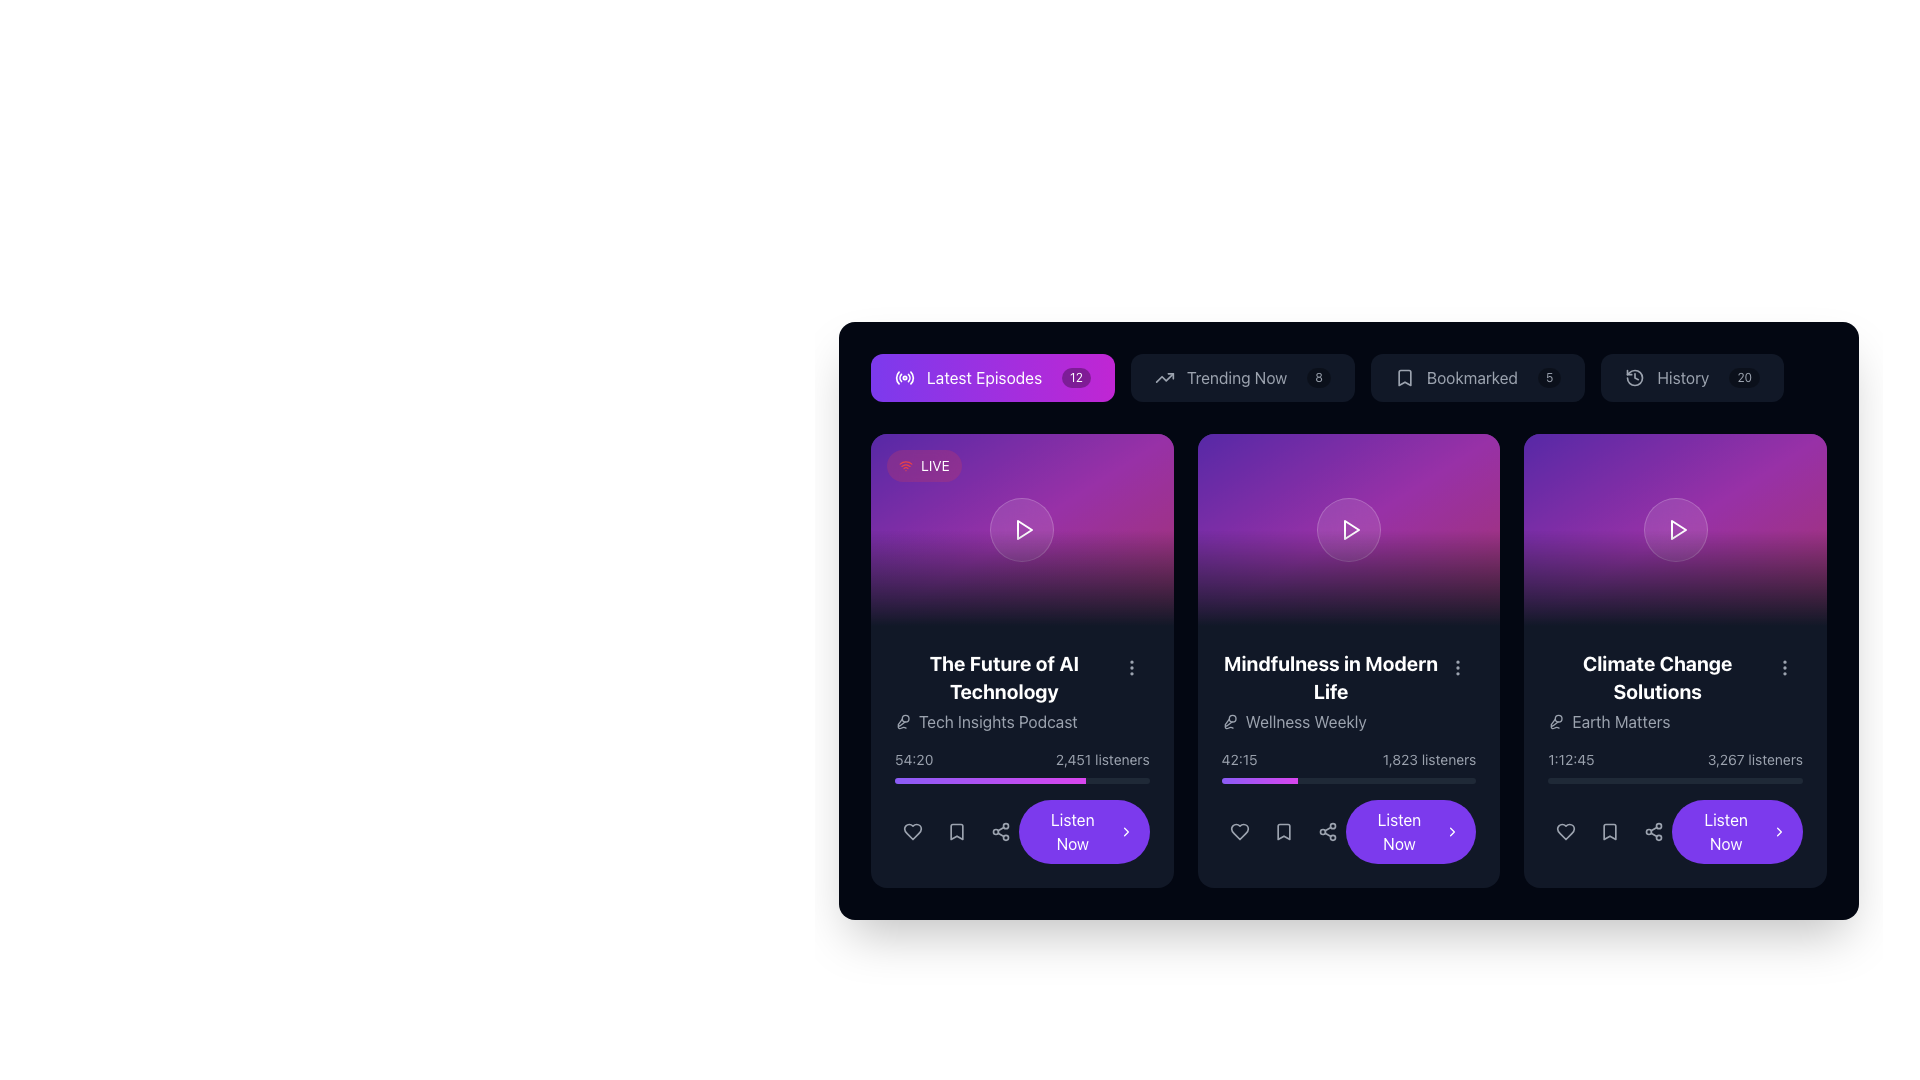 The height and width of the screenshot is (1080, 1920). I want to click on the chevron icon associated with the 'Listen Now' button located at the bottom of the 'Climate Change Solutions' card, so click(1779, 832).